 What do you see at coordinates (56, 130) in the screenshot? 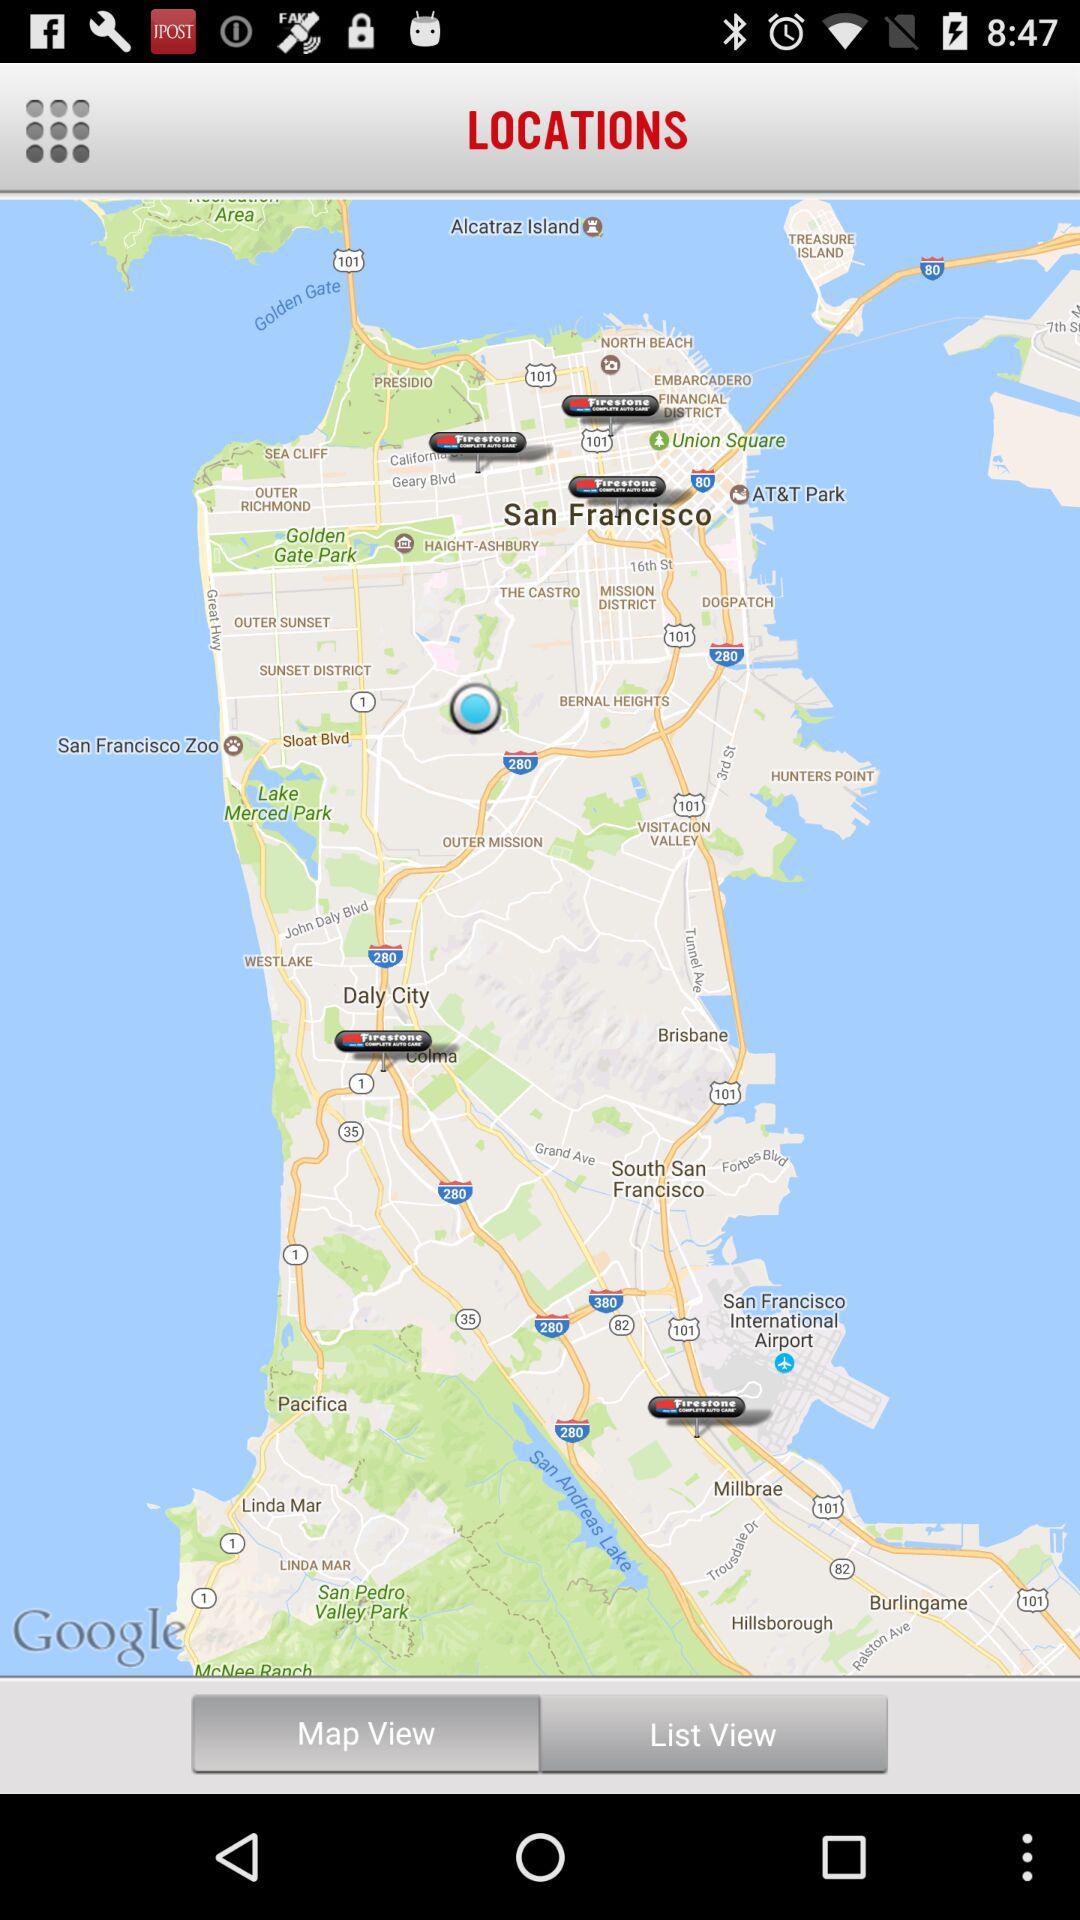
I see `options` at bounding box center [56, 130].